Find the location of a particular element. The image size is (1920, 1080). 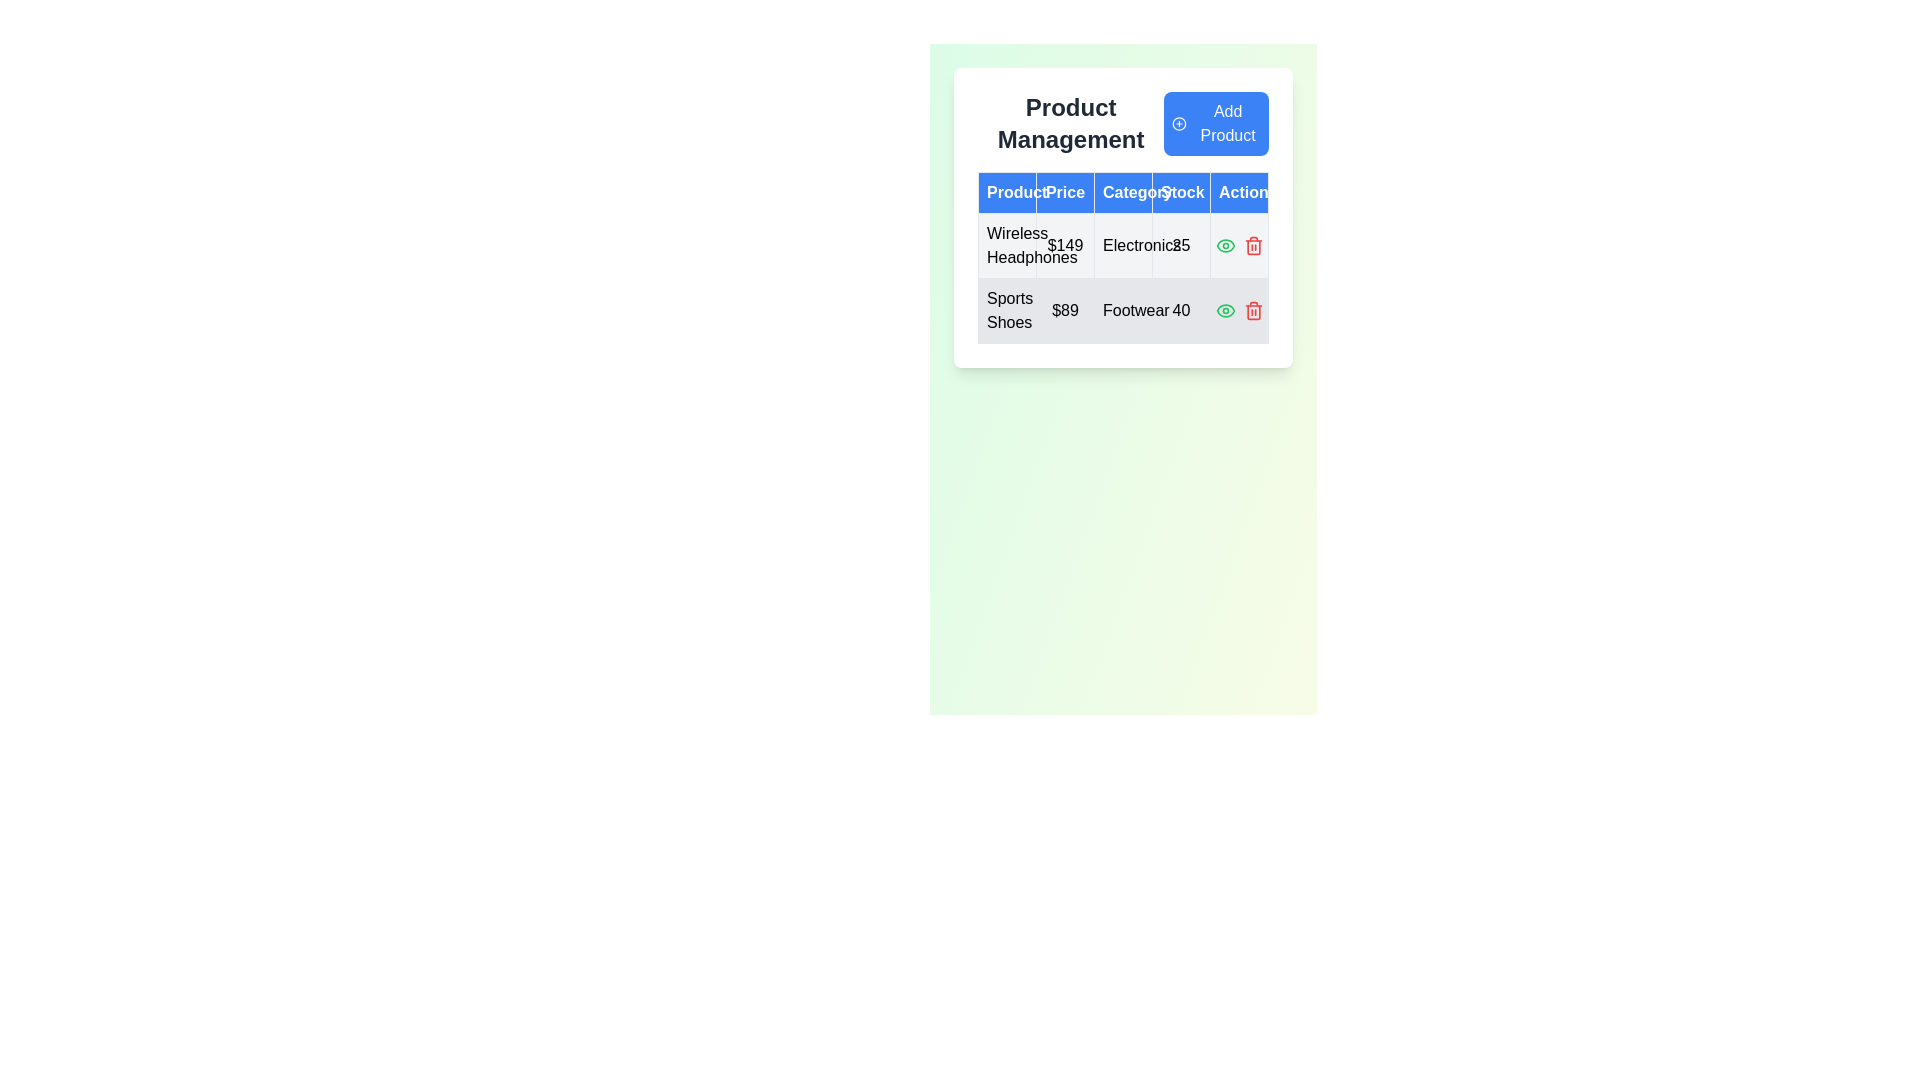

the 'Actions' label, which is the fifth element in a row of labels under 'Product Management' with a blue background and white text is located at coordinates (1238, 192).